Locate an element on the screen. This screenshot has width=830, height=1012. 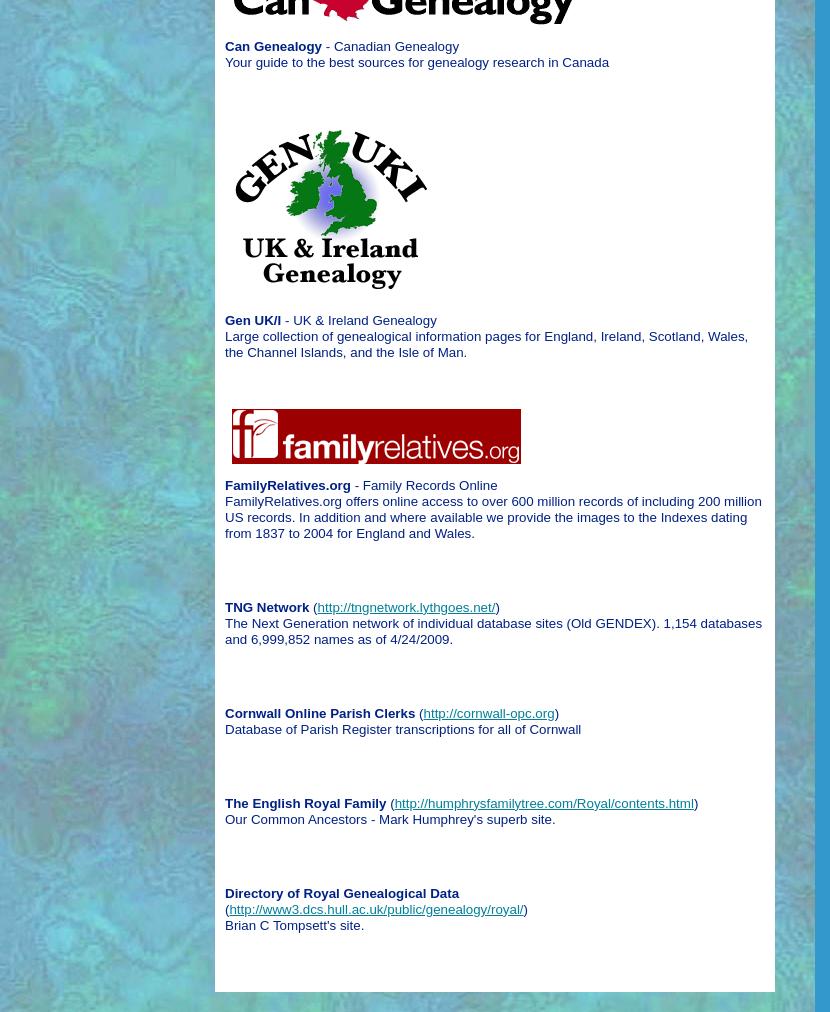
'- Family Records Online' is located at coordinates (423, 484).